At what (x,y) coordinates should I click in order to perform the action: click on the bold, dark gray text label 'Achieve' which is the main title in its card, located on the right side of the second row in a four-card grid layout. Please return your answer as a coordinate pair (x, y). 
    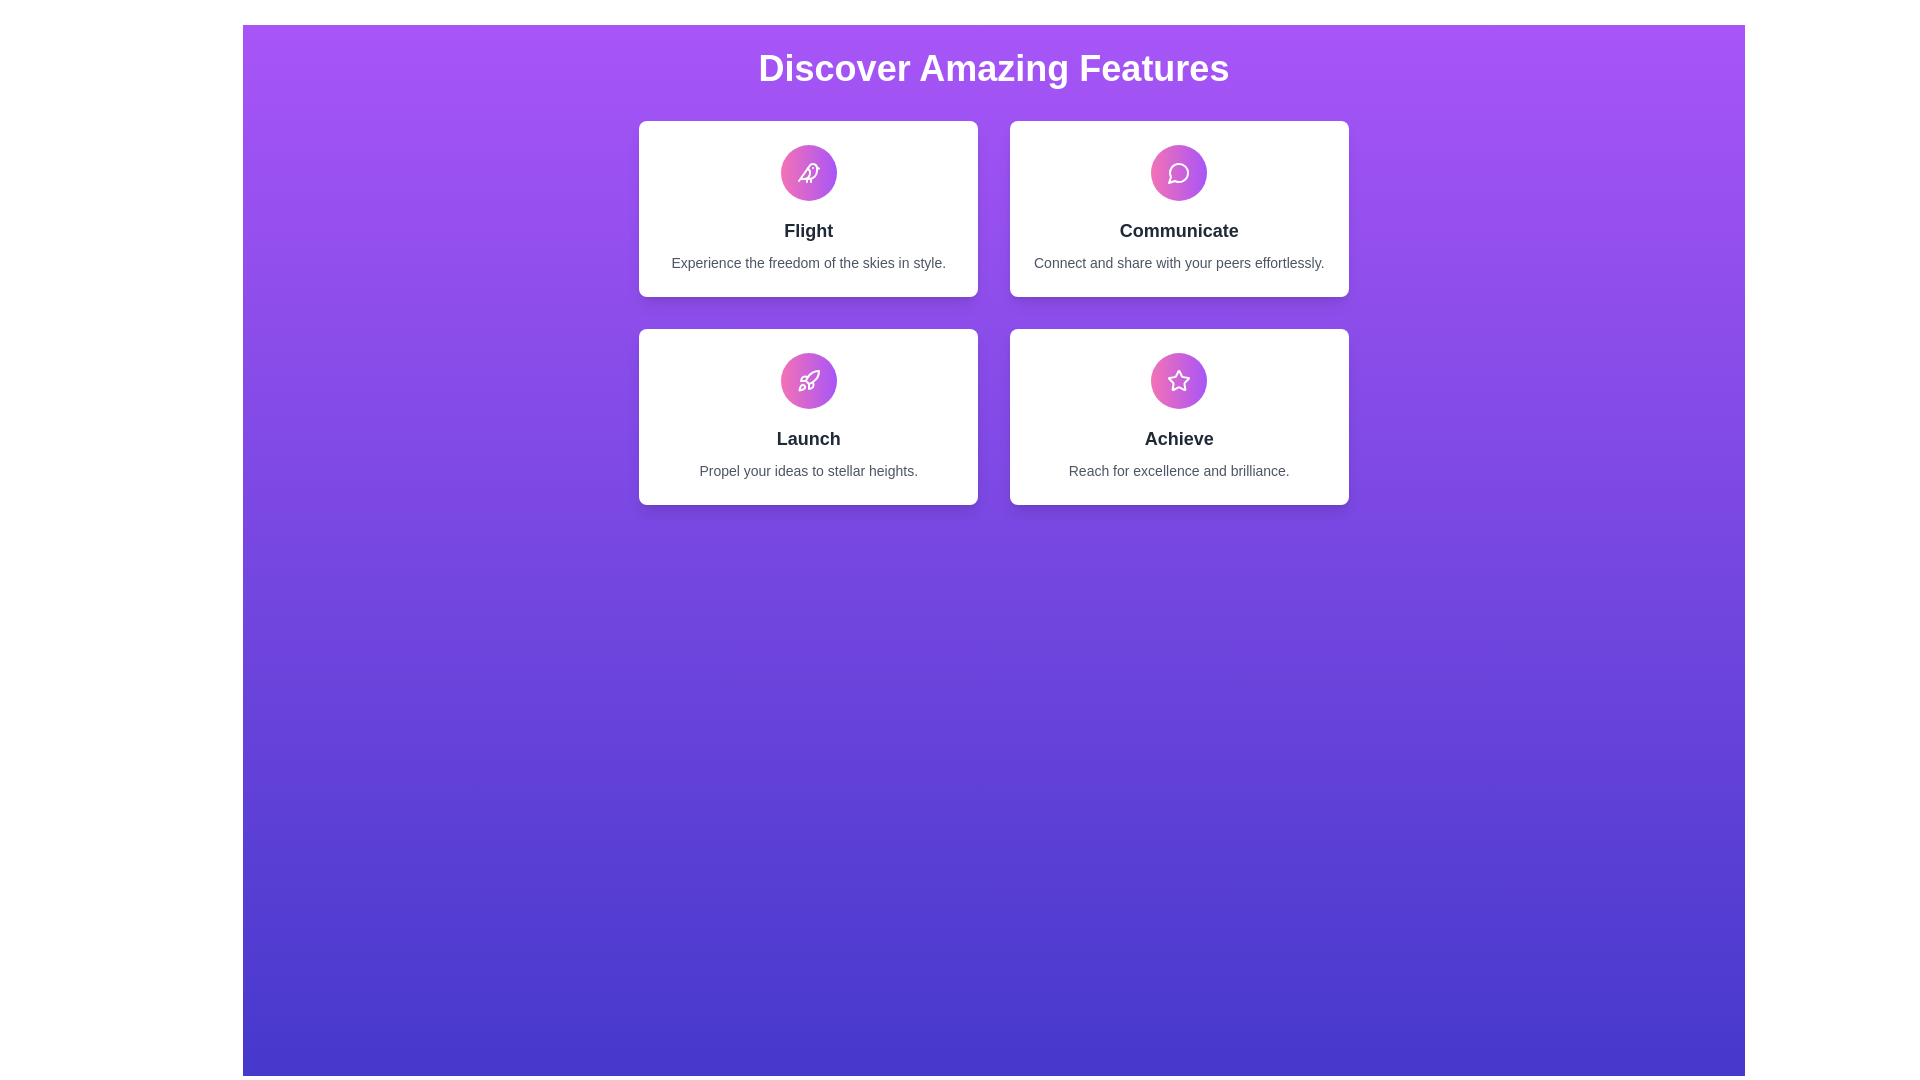
    Looking at the image, I should click on (1179, 438).